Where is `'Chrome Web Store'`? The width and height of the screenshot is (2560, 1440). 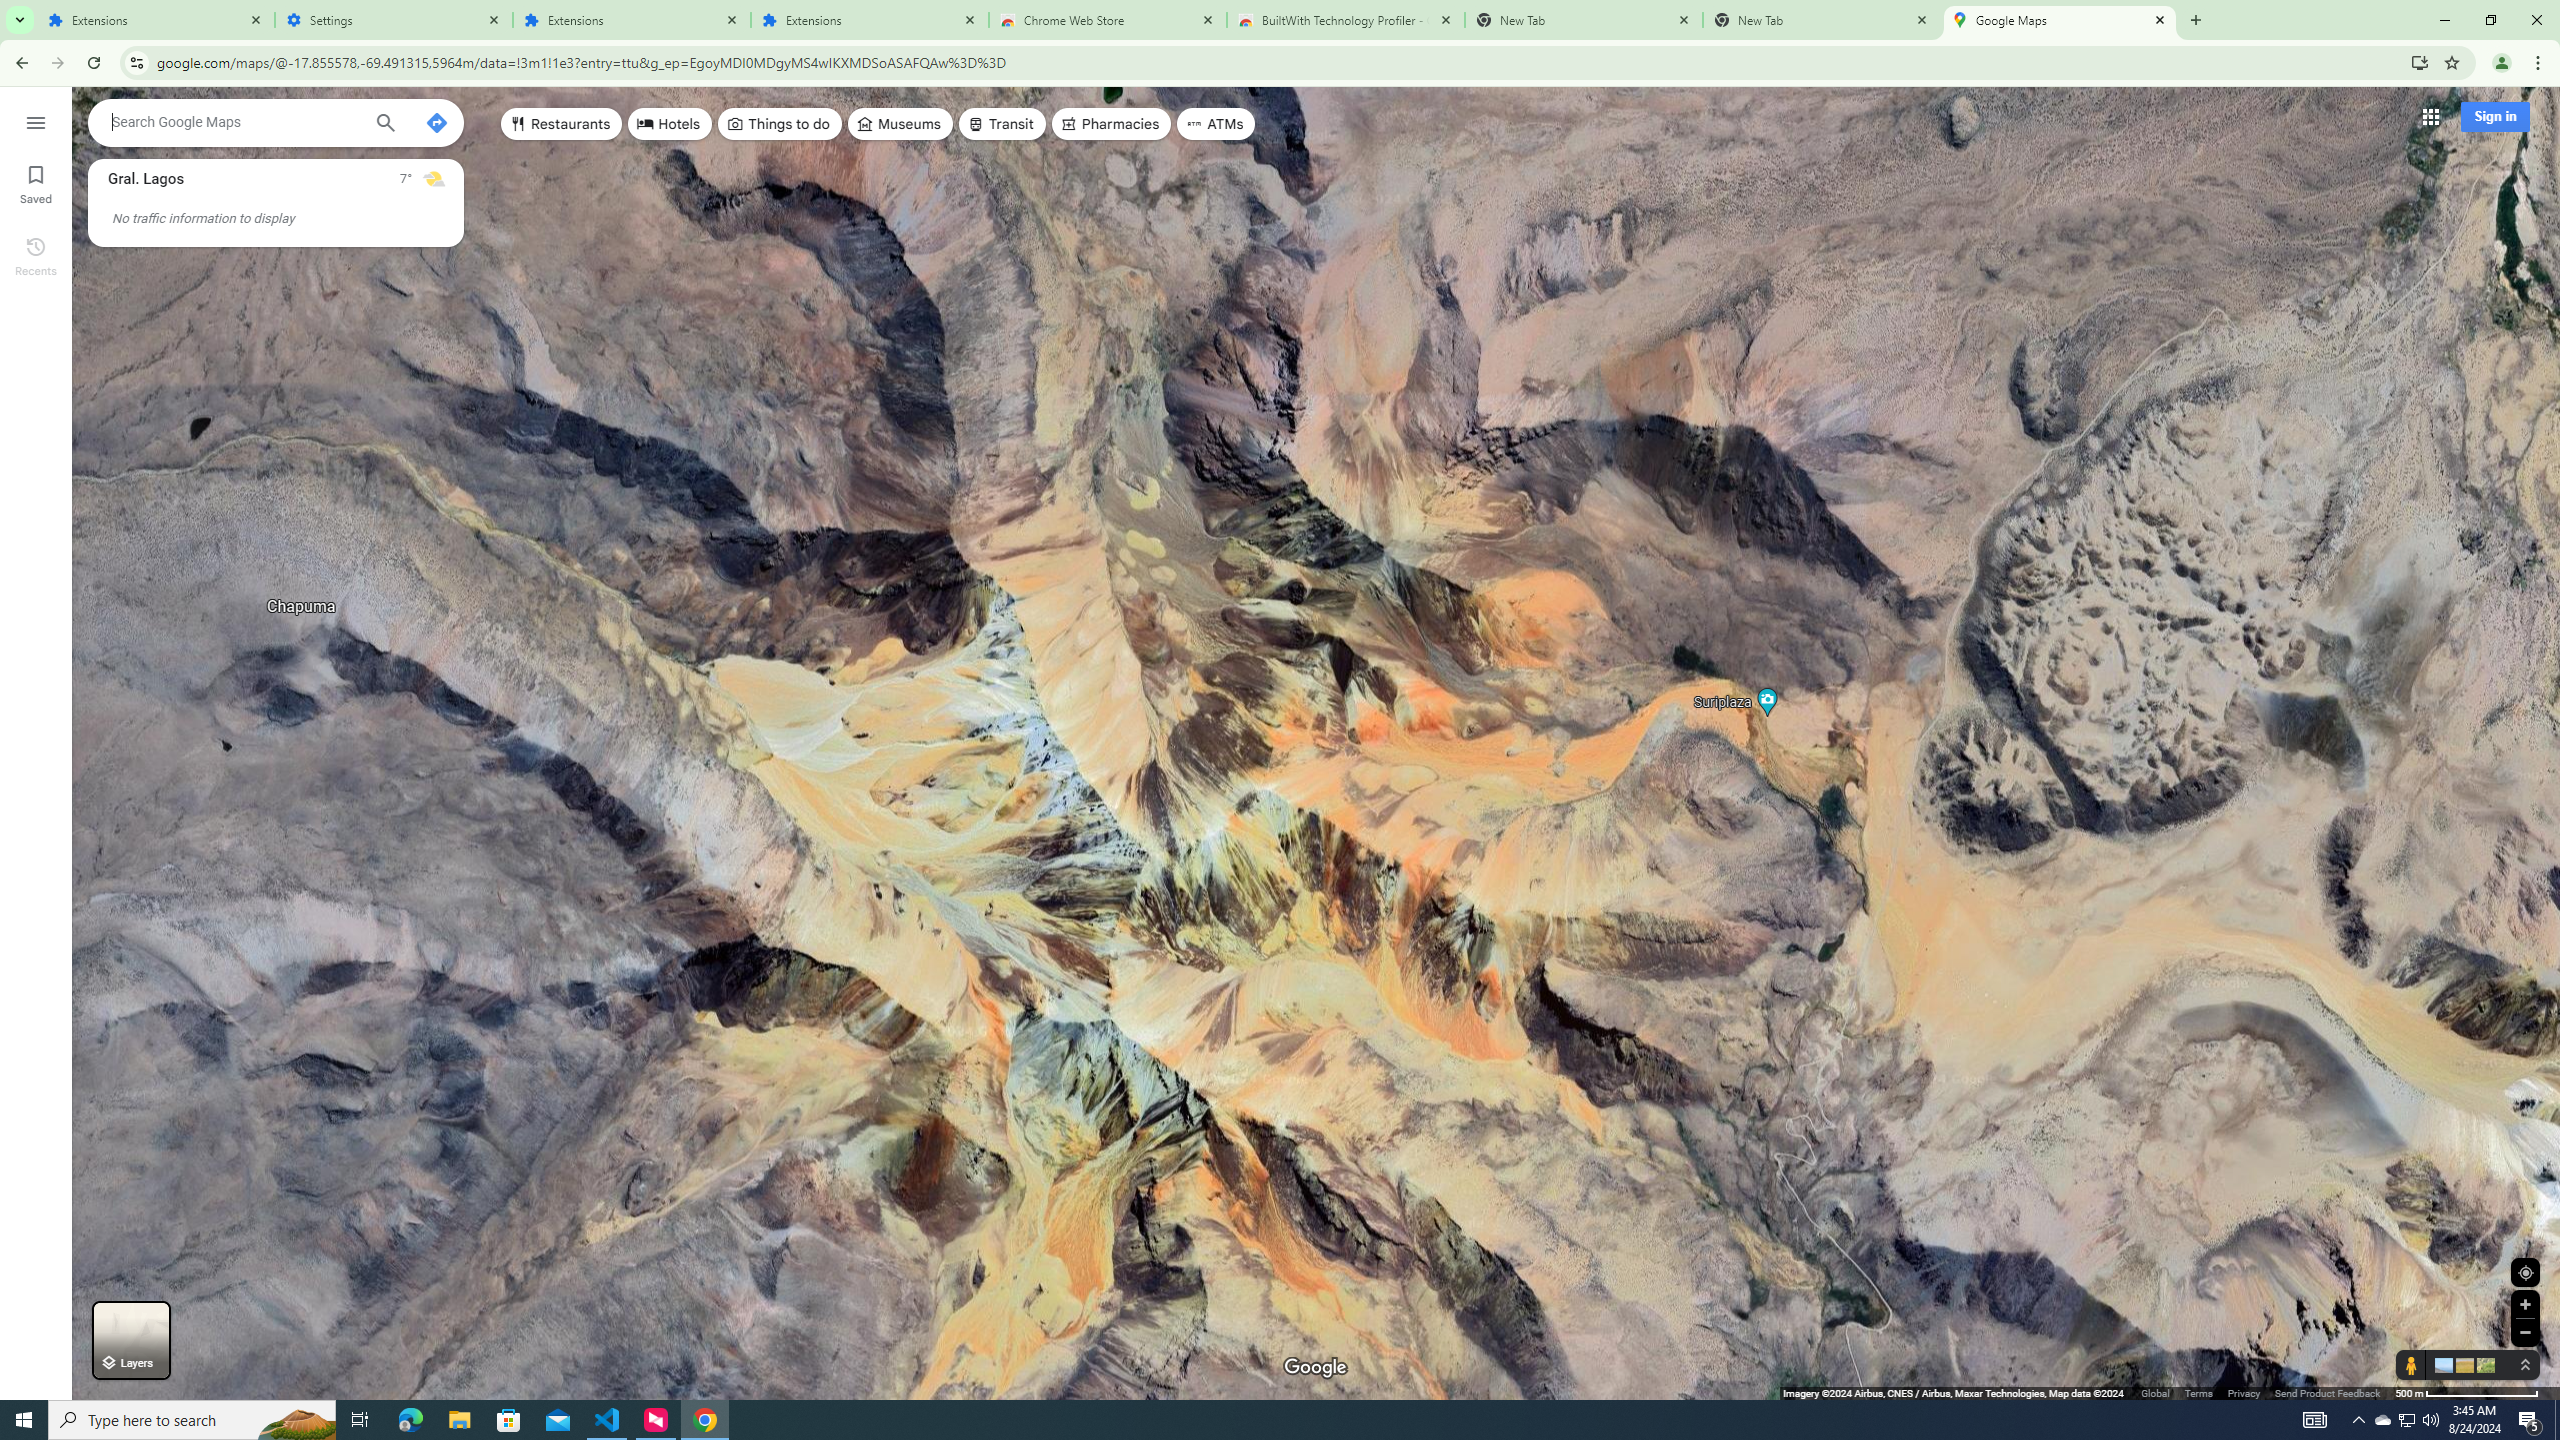
'Chrome Web Store' is located at coordinates (1108, 19).